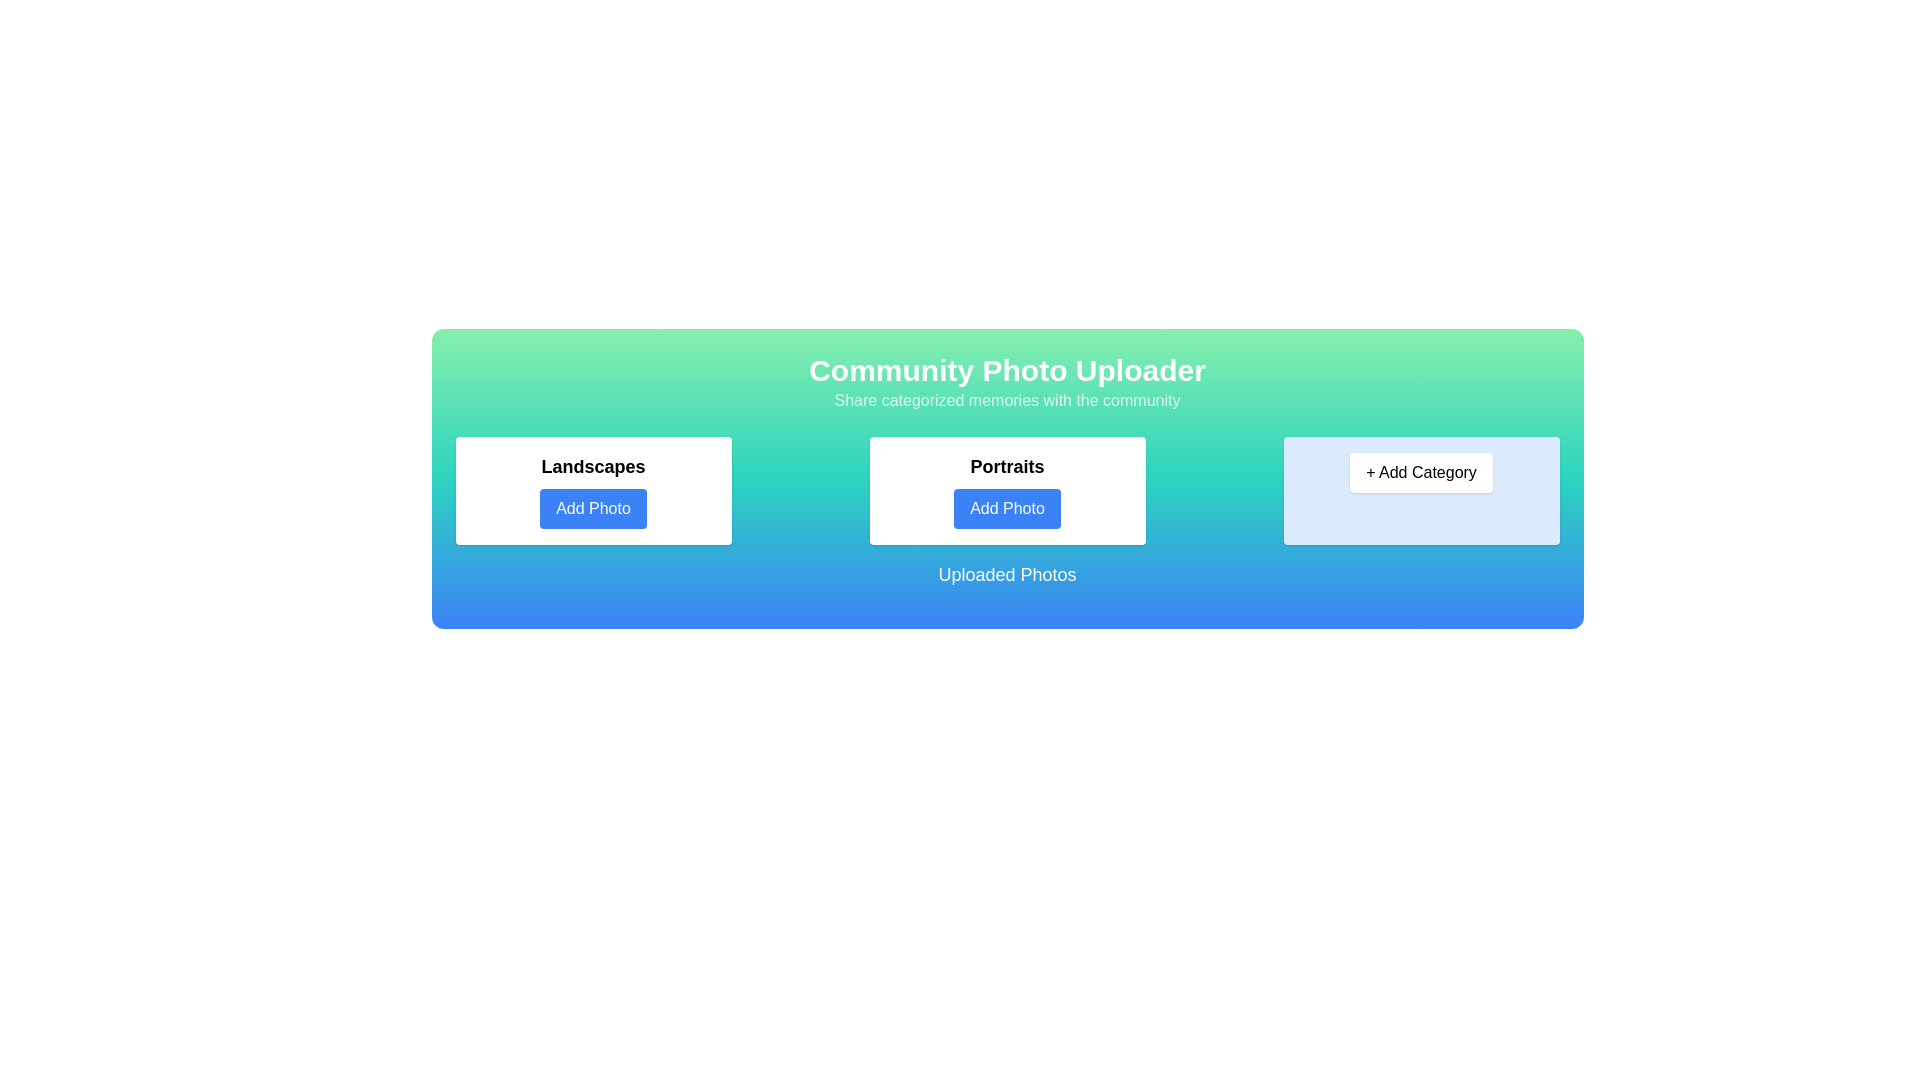  I want to click on the 'Add Photo' button, which is a rounded rectangular button with a blue background and white text, located in the 'Portraits' section, so click(1007, 508).